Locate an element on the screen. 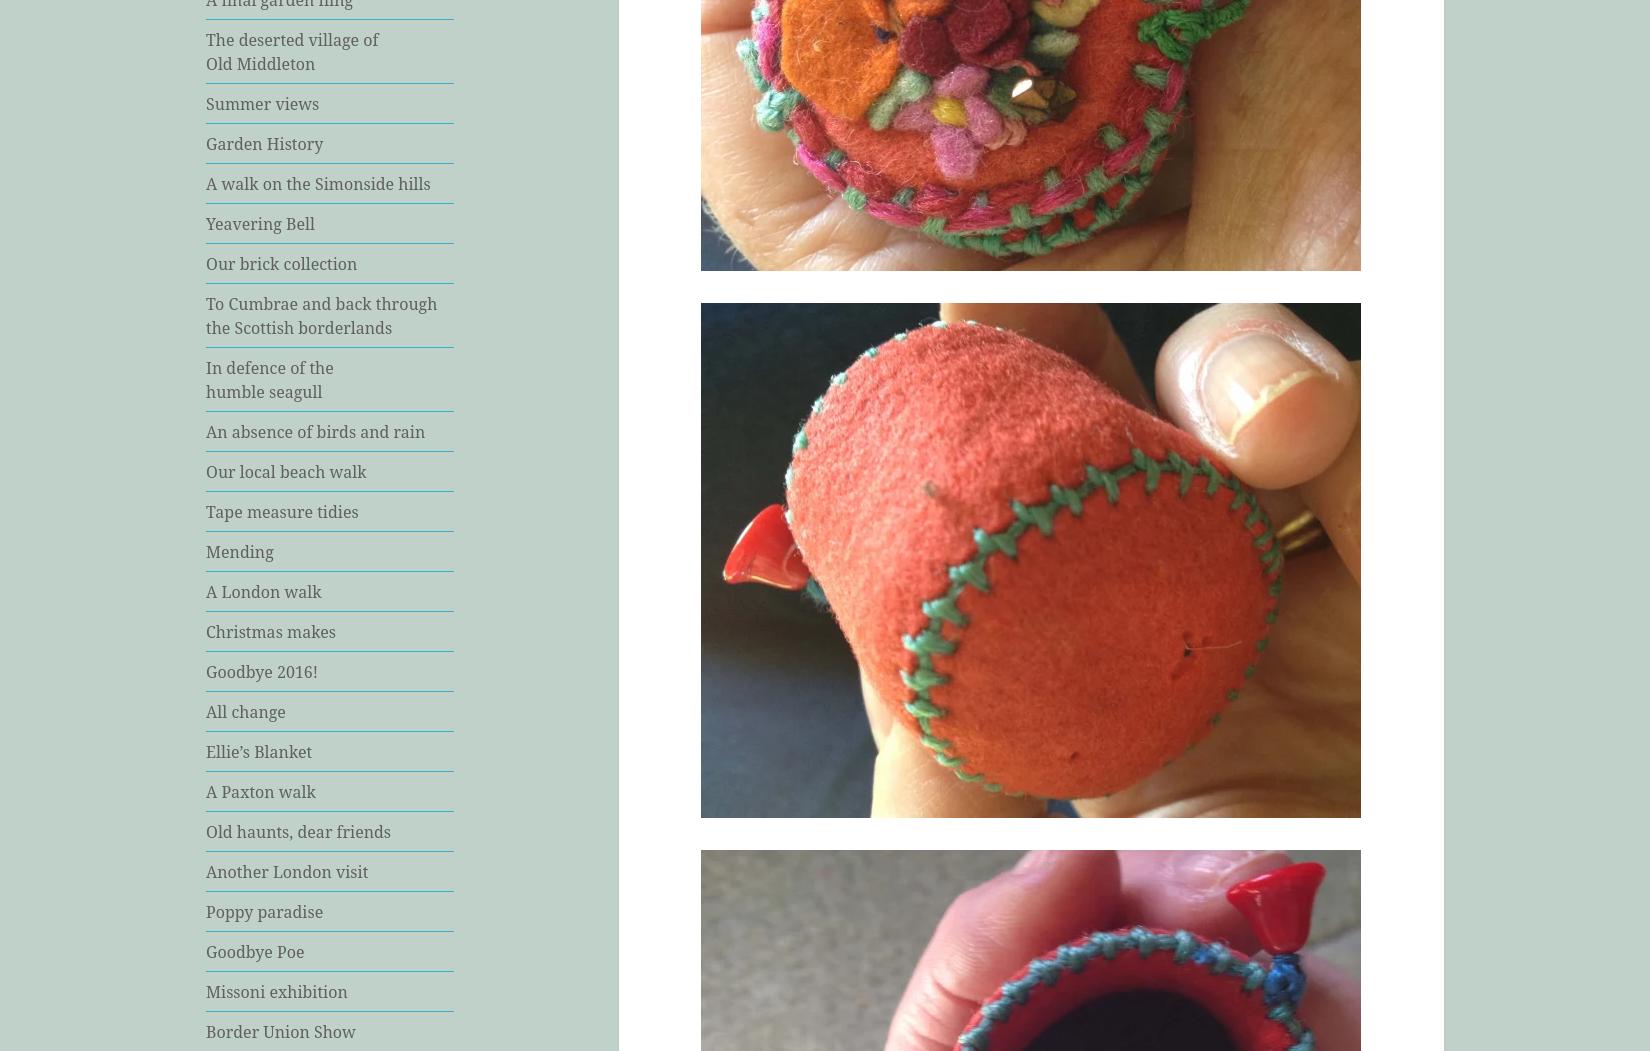 The width and height of the screenshot is (1650, 1051). 'The deserted village of Old Middleton' is located at coordinates (292, 49).